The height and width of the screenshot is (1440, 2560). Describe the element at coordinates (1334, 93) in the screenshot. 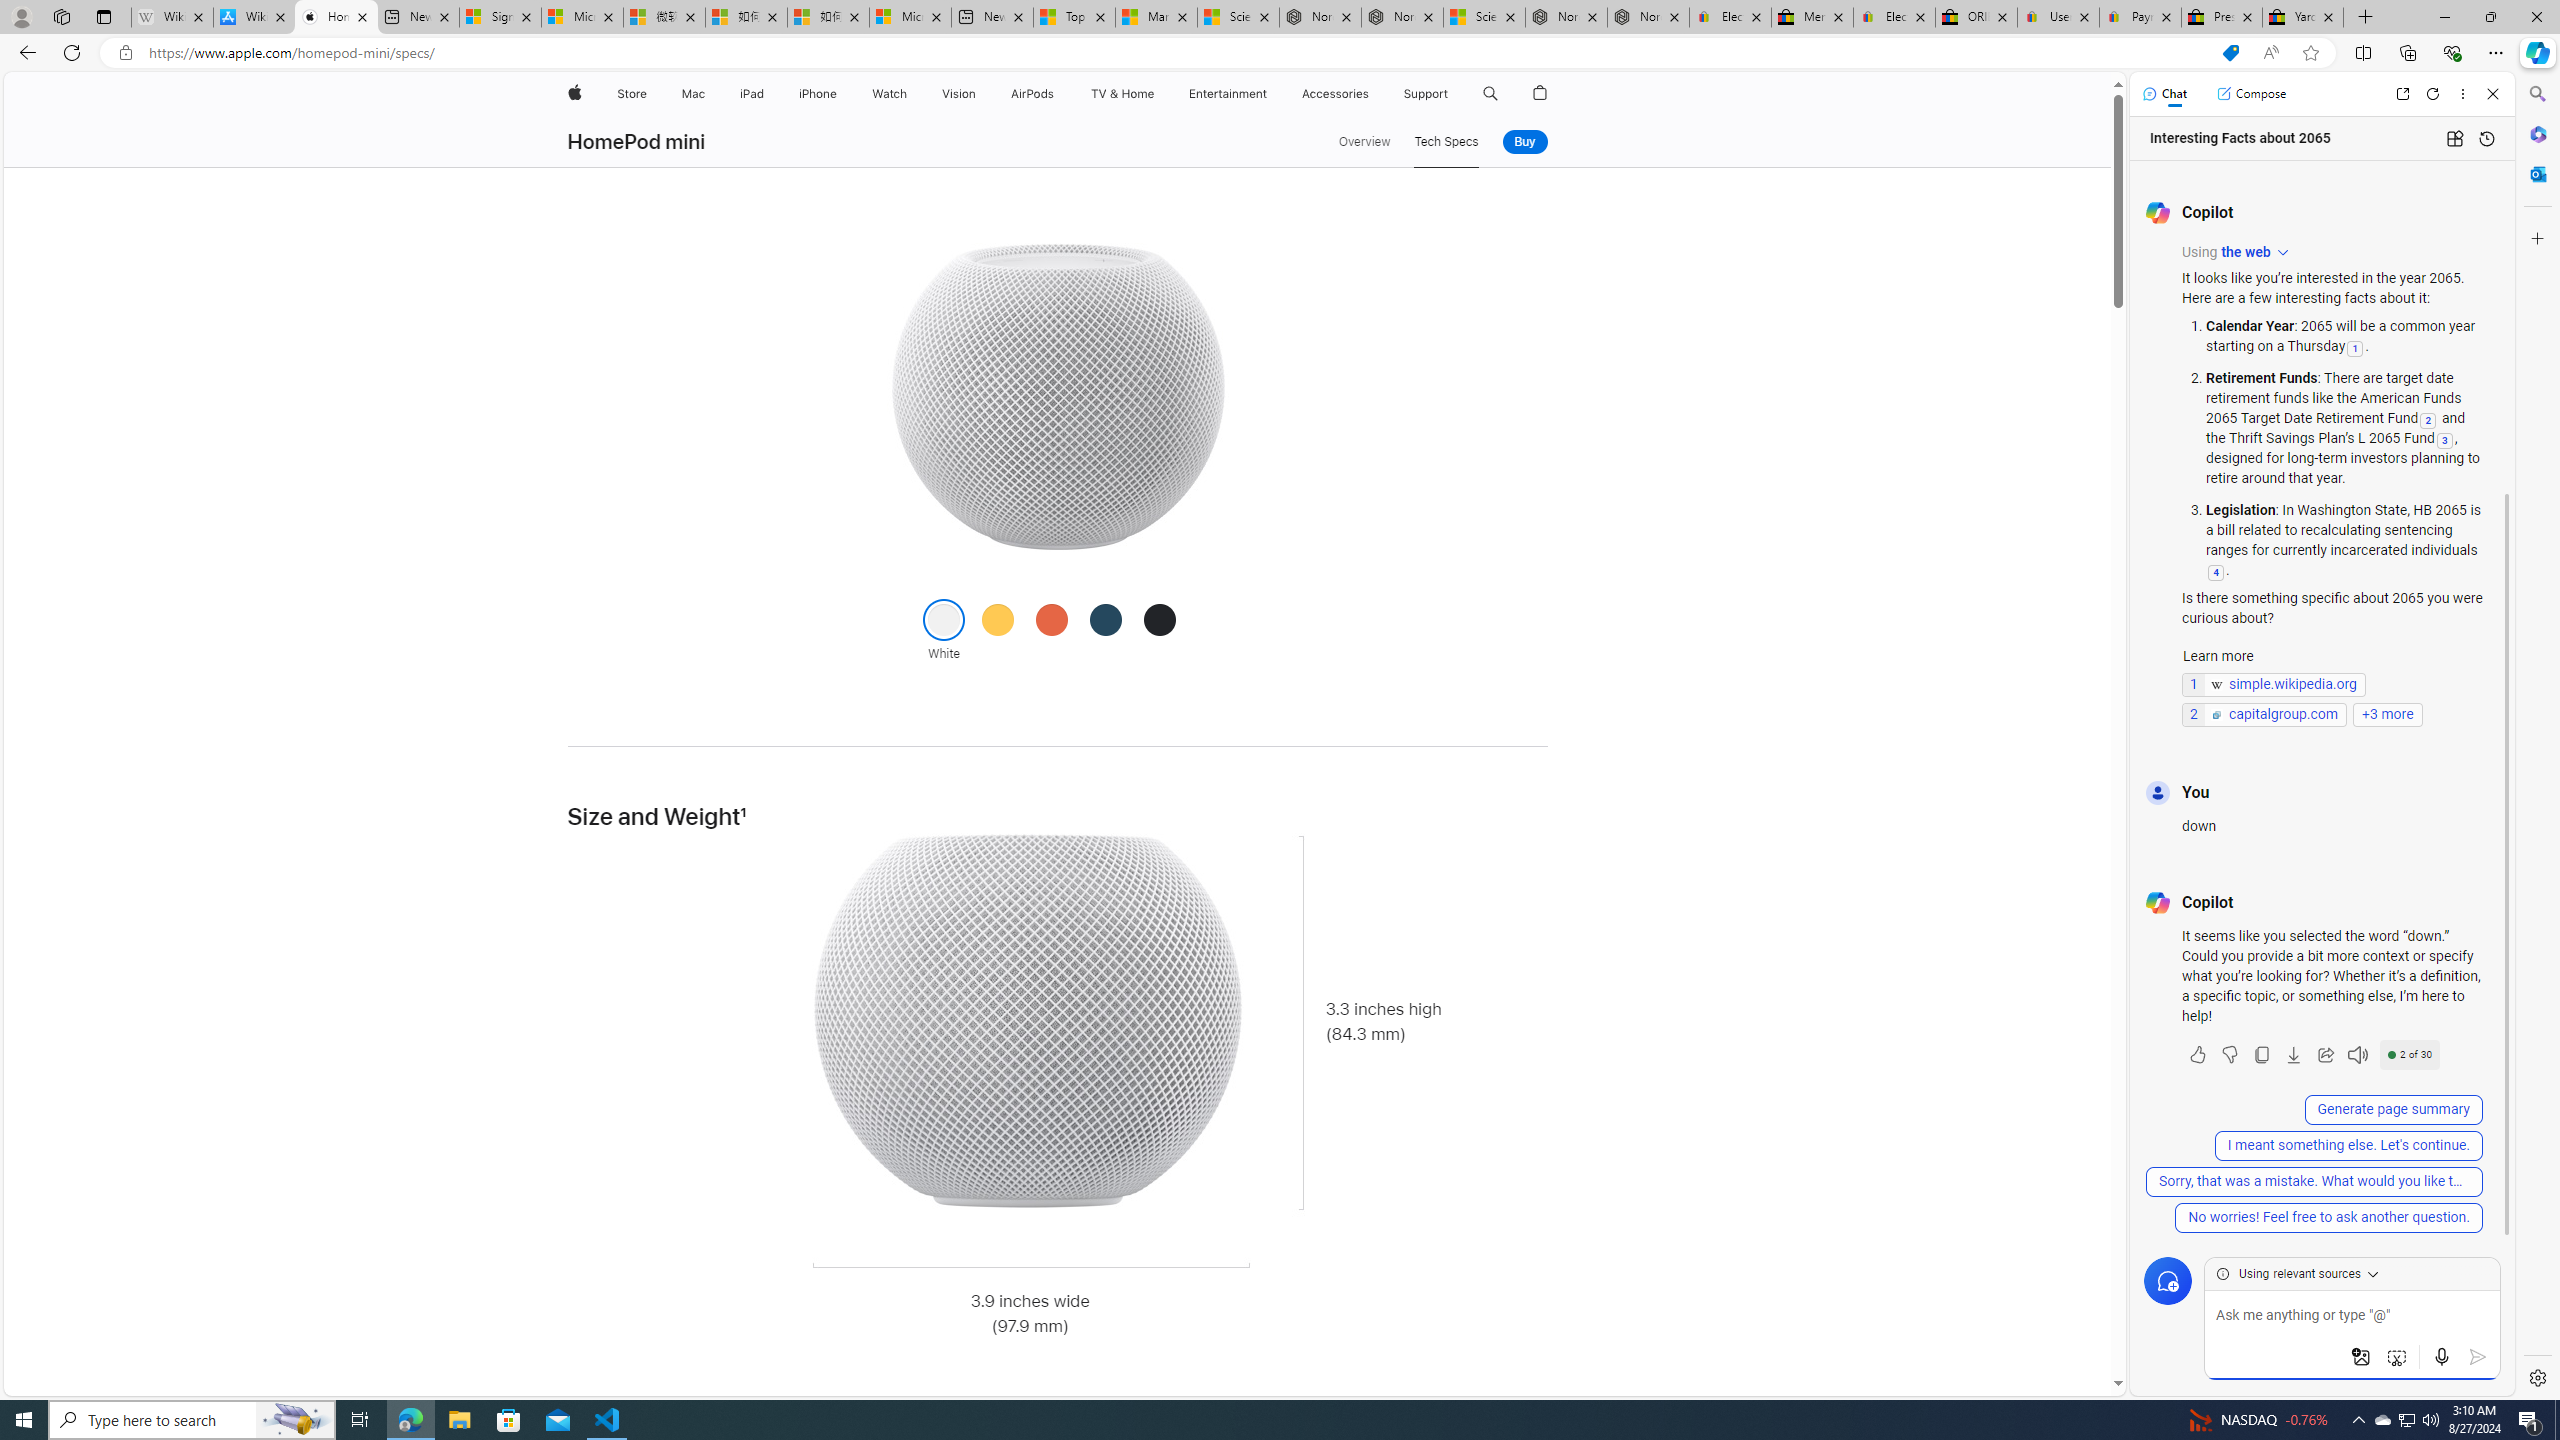

I see `'Accessories'` at that location.